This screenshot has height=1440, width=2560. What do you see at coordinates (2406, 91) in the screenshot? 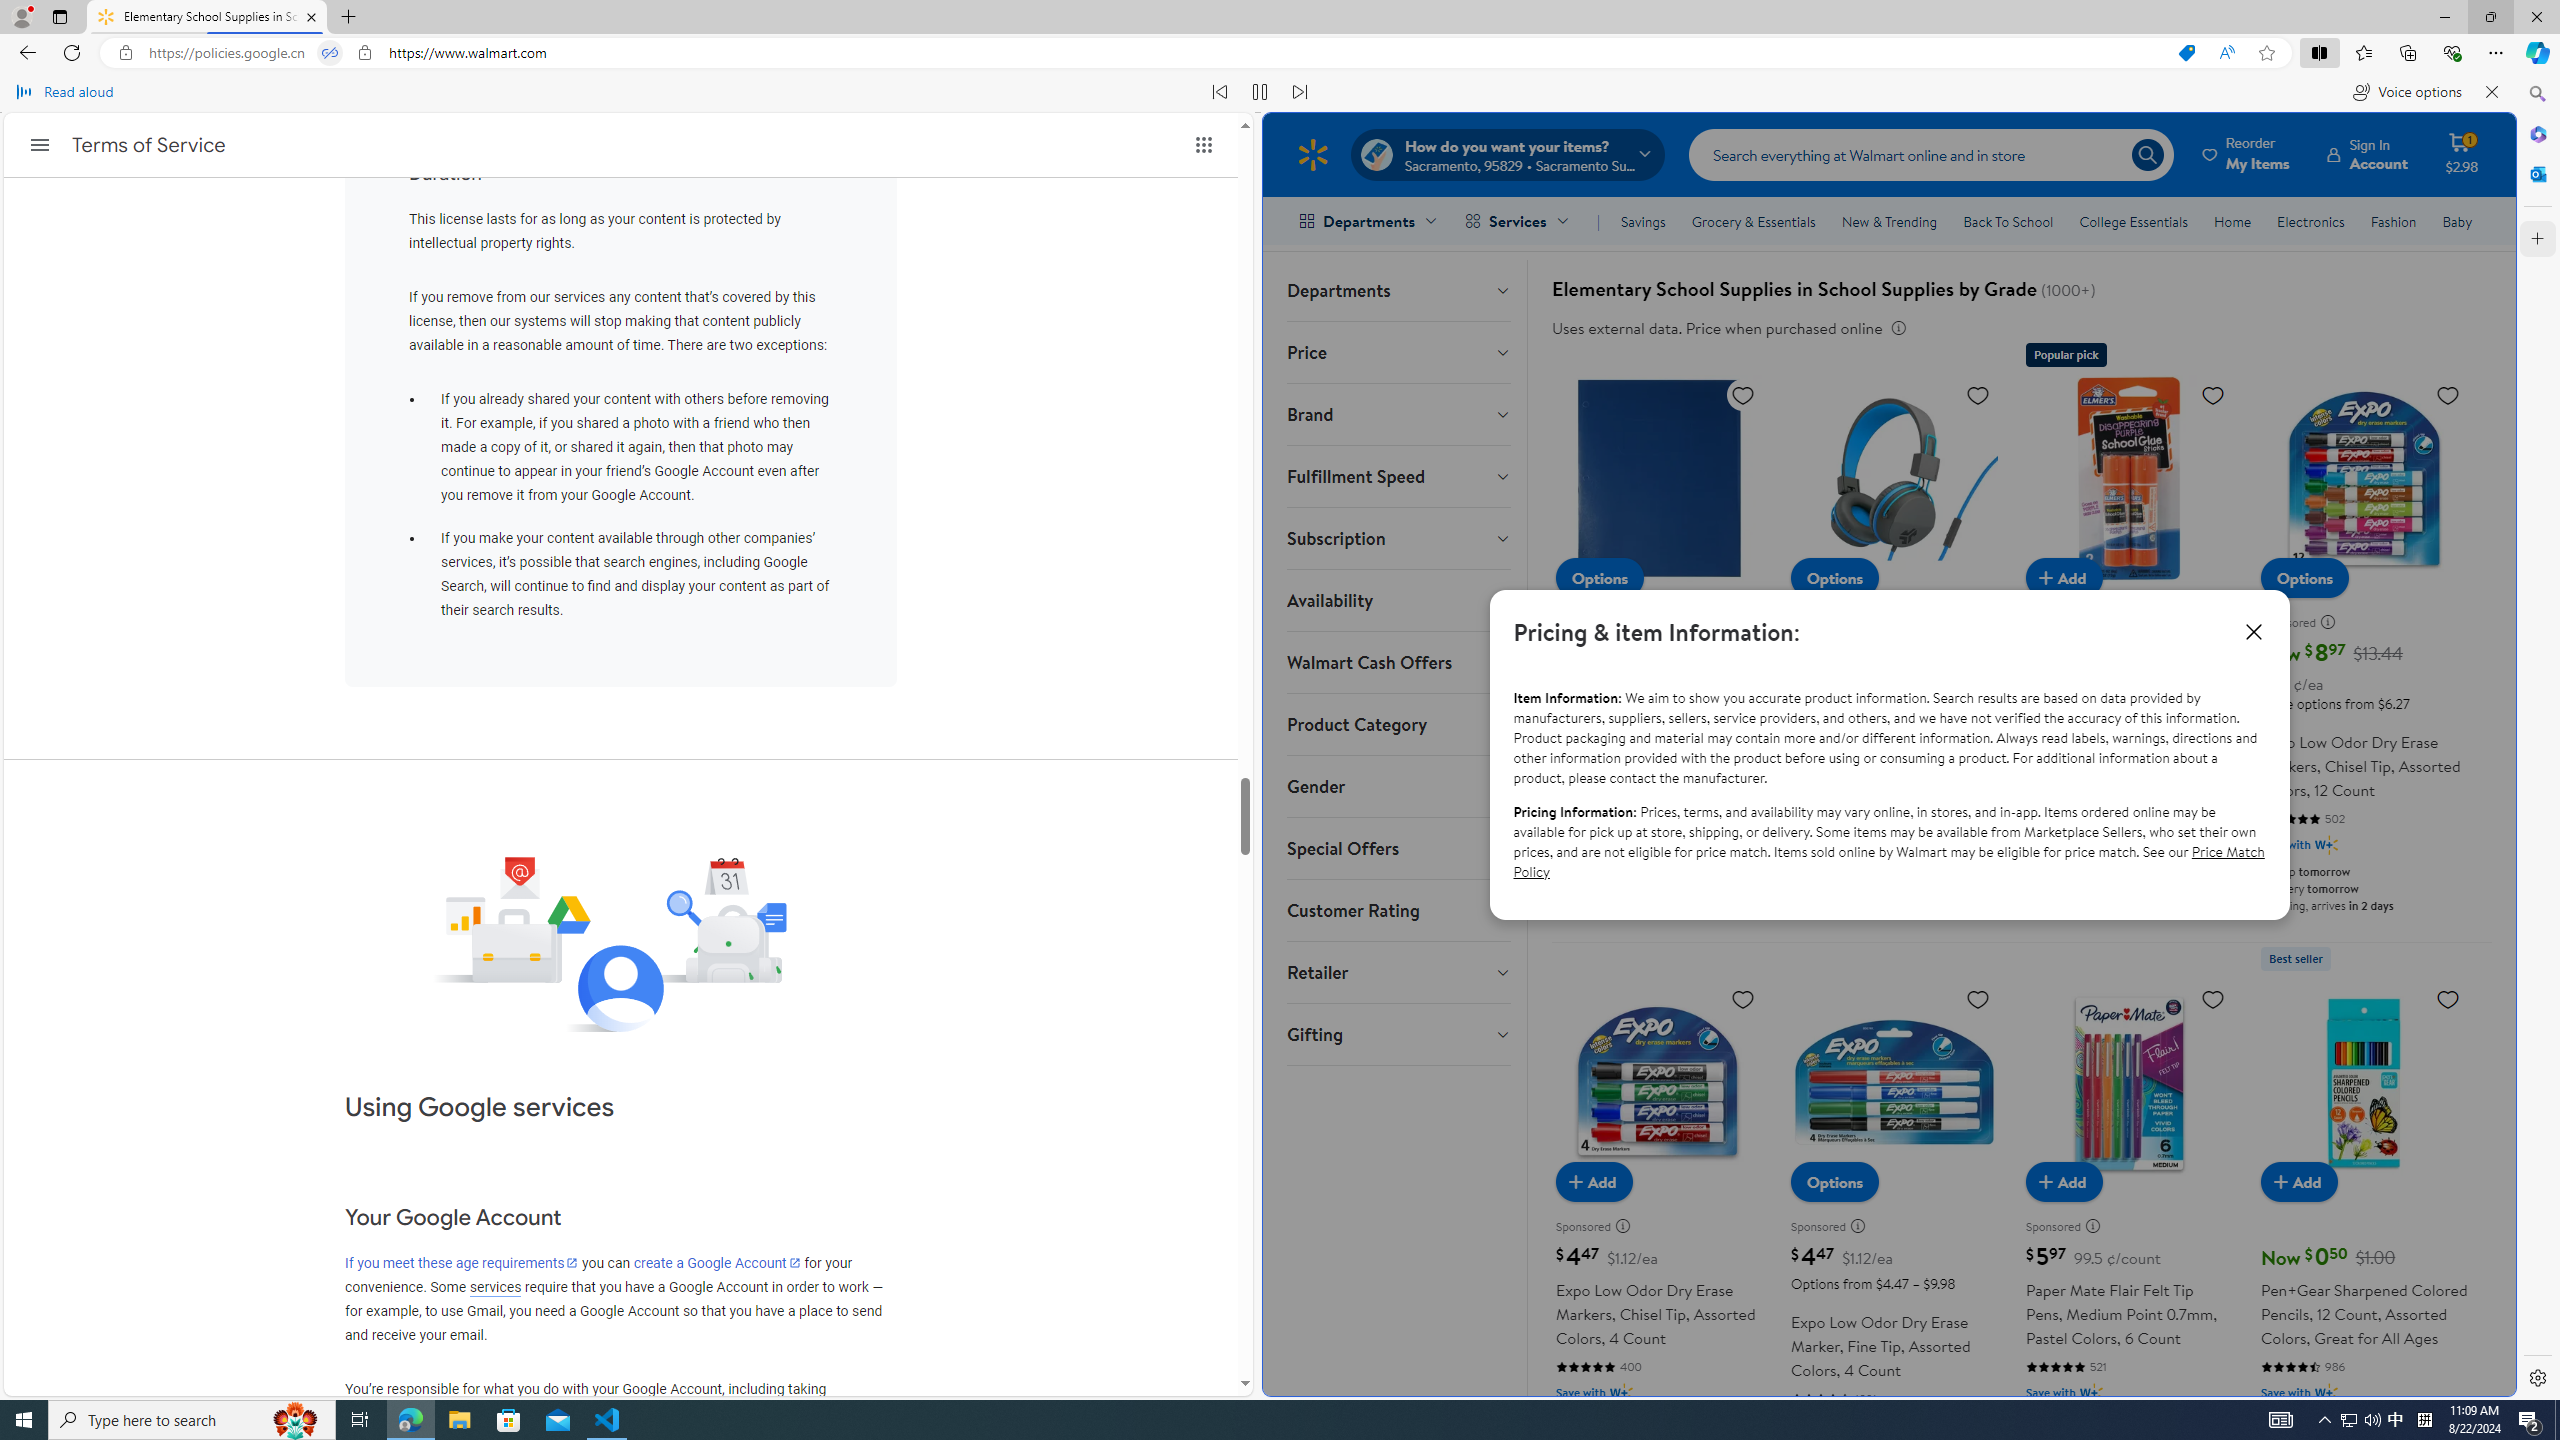
I see `'Voice options'` at bounding box center [2406, 91].